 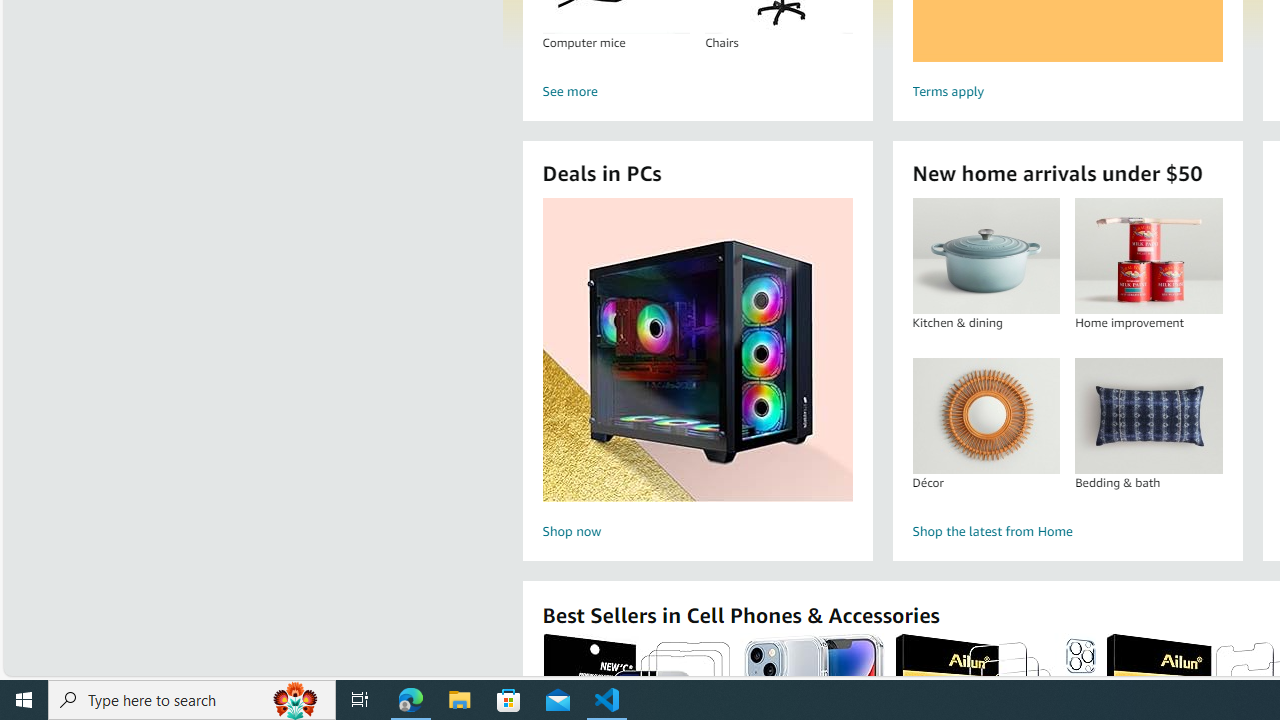 I want to click on 'Bedding & bath', so click(x=1148, y=414).